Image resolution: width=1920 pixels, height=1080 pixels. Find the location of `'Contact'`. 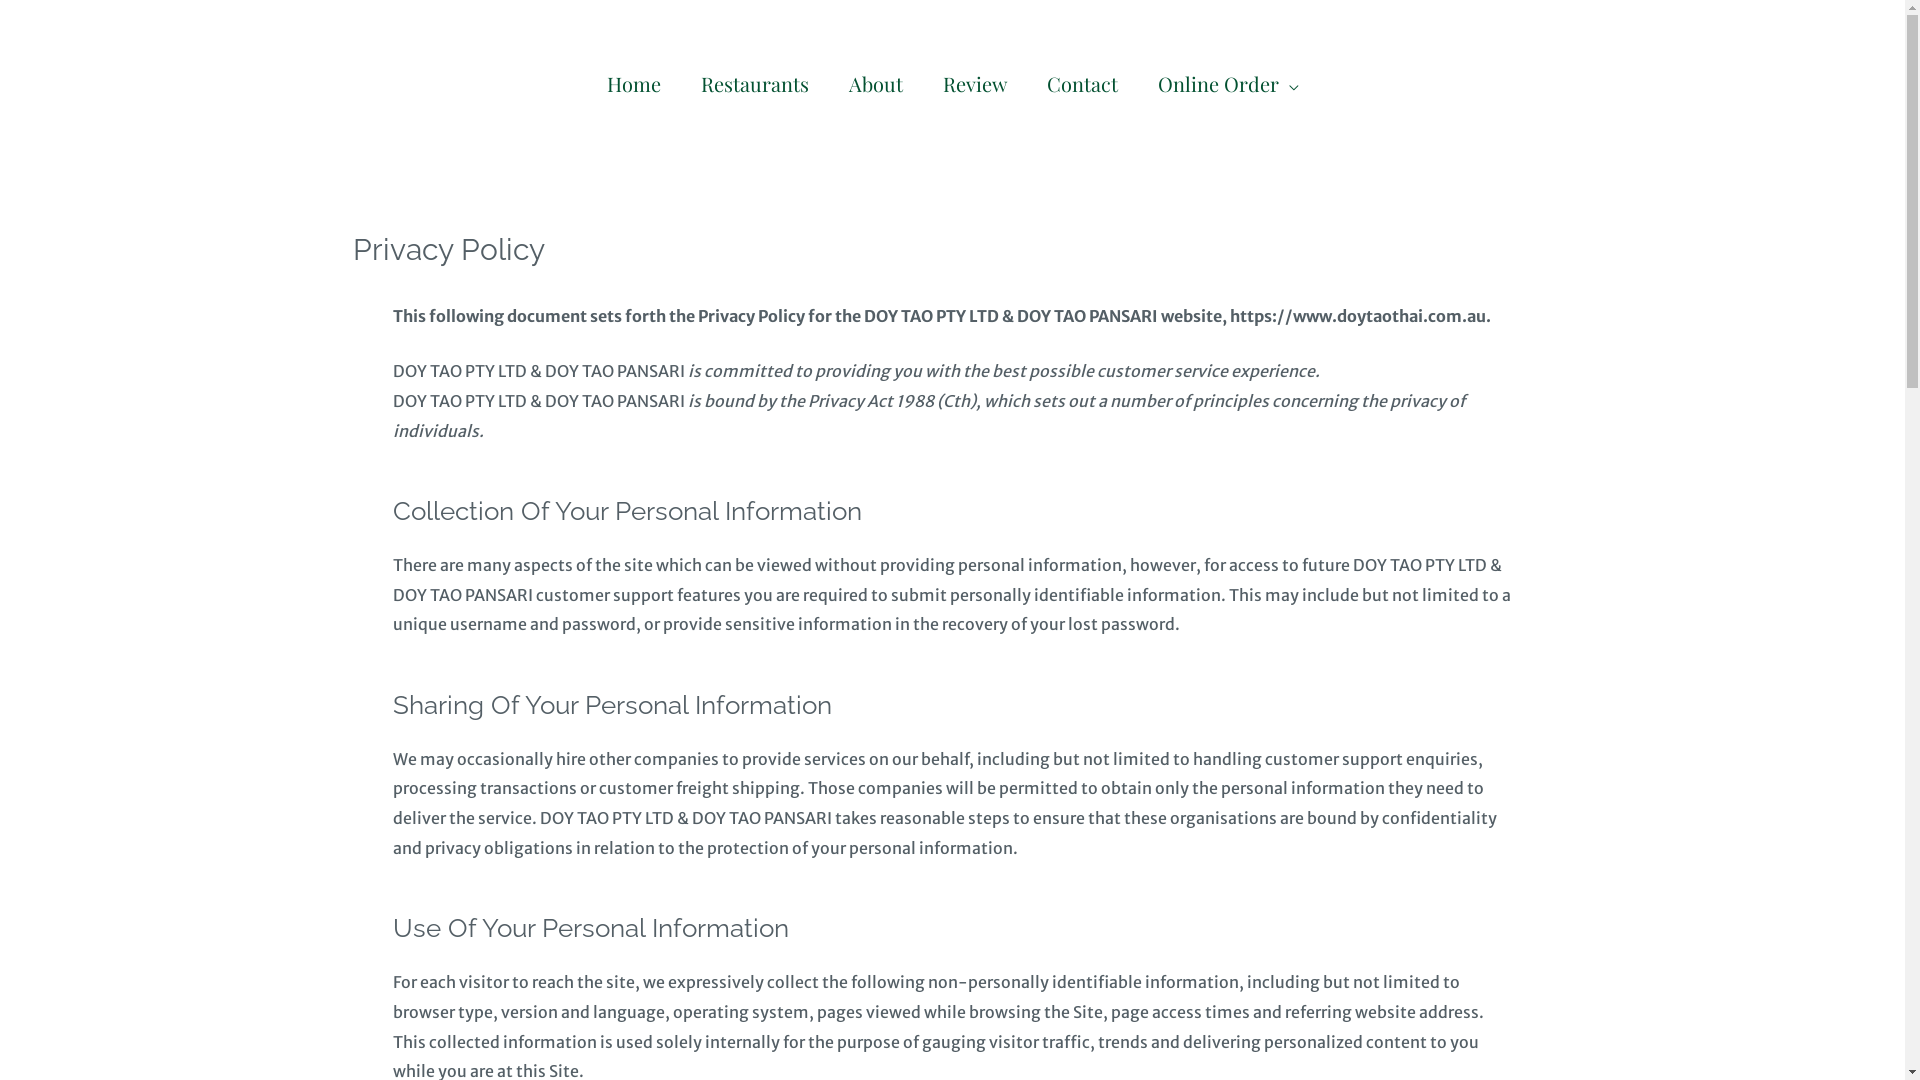

'Contact' is located at coordinates (1080, 81).